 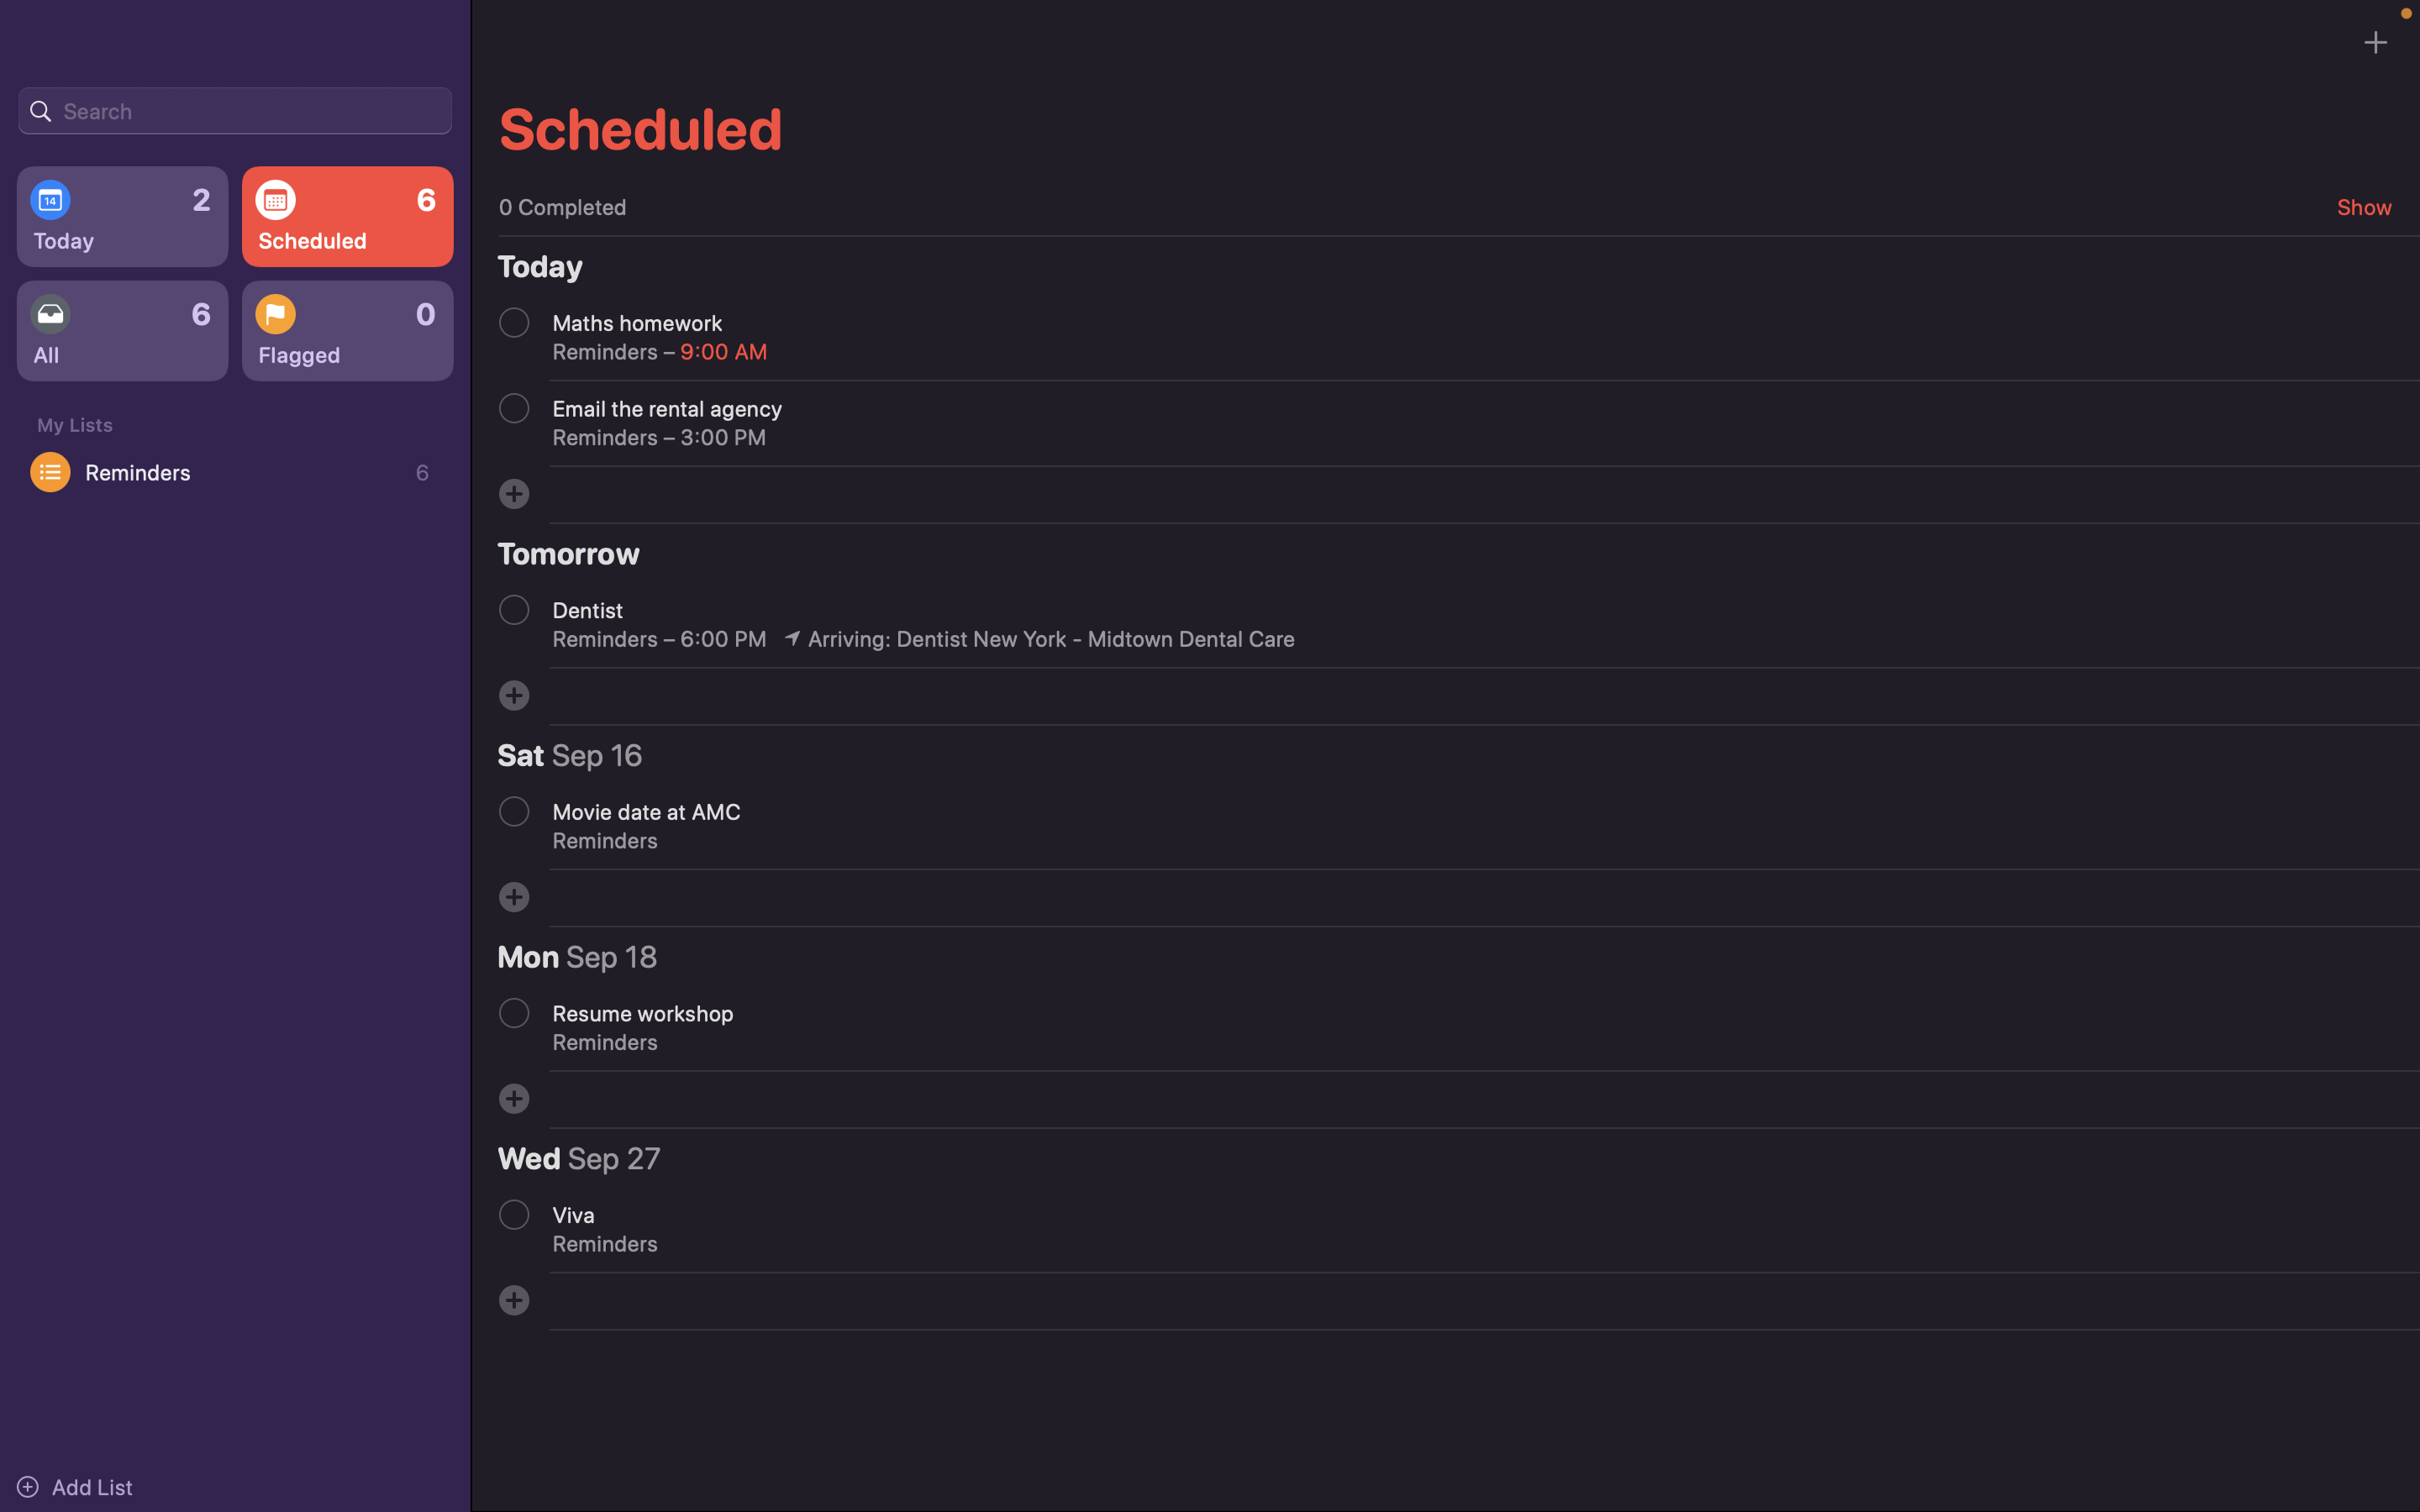 I want to click on events that are connected to a holiday, so click(x=234, y=108).